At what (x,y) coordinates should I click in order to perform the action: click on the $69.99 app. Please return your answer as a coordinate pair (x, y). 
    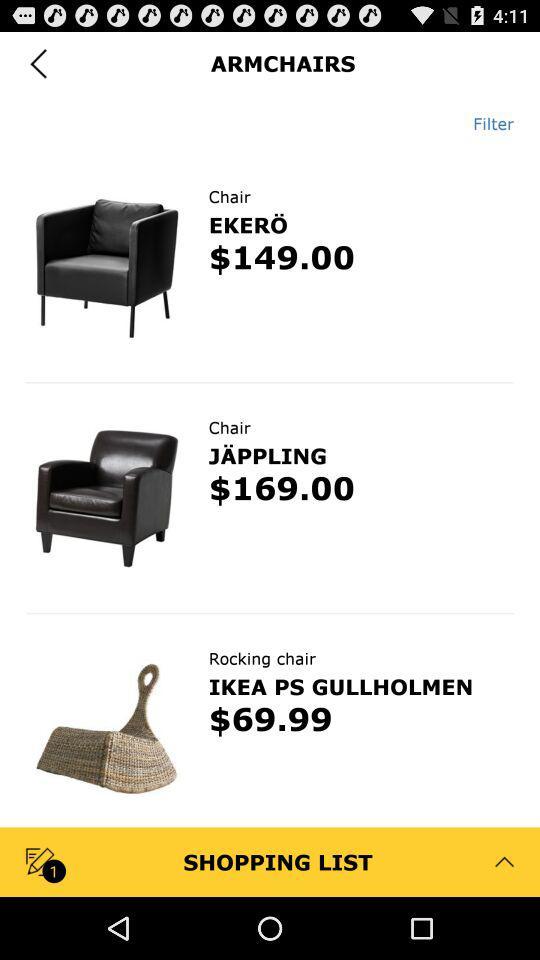
    Looking at the image, I should click on (270, 720).